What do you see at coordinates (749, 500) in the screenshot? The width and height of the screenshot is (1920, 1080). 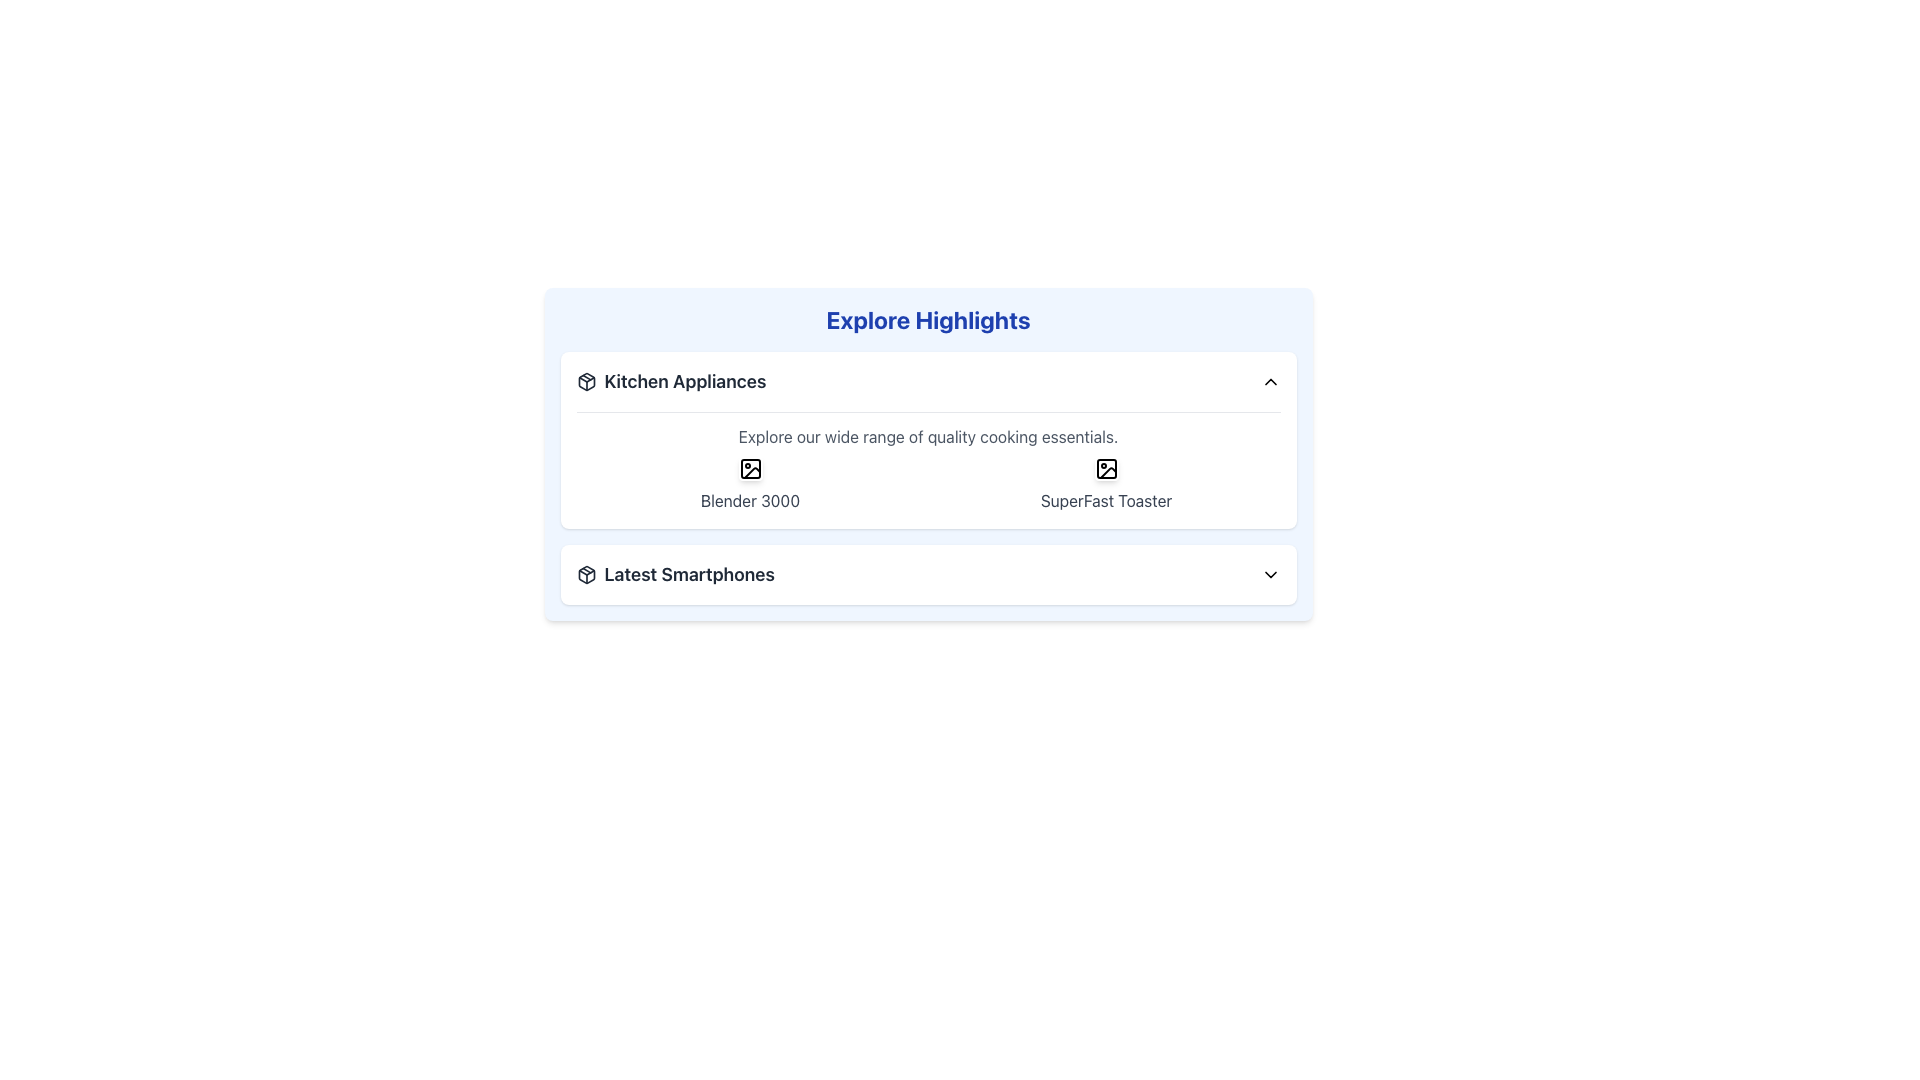 I see `the text label identifying the item as 'Blender 3000' which serves as a descriptor within the kitchen appliances section` at bounding box center [749, 500].